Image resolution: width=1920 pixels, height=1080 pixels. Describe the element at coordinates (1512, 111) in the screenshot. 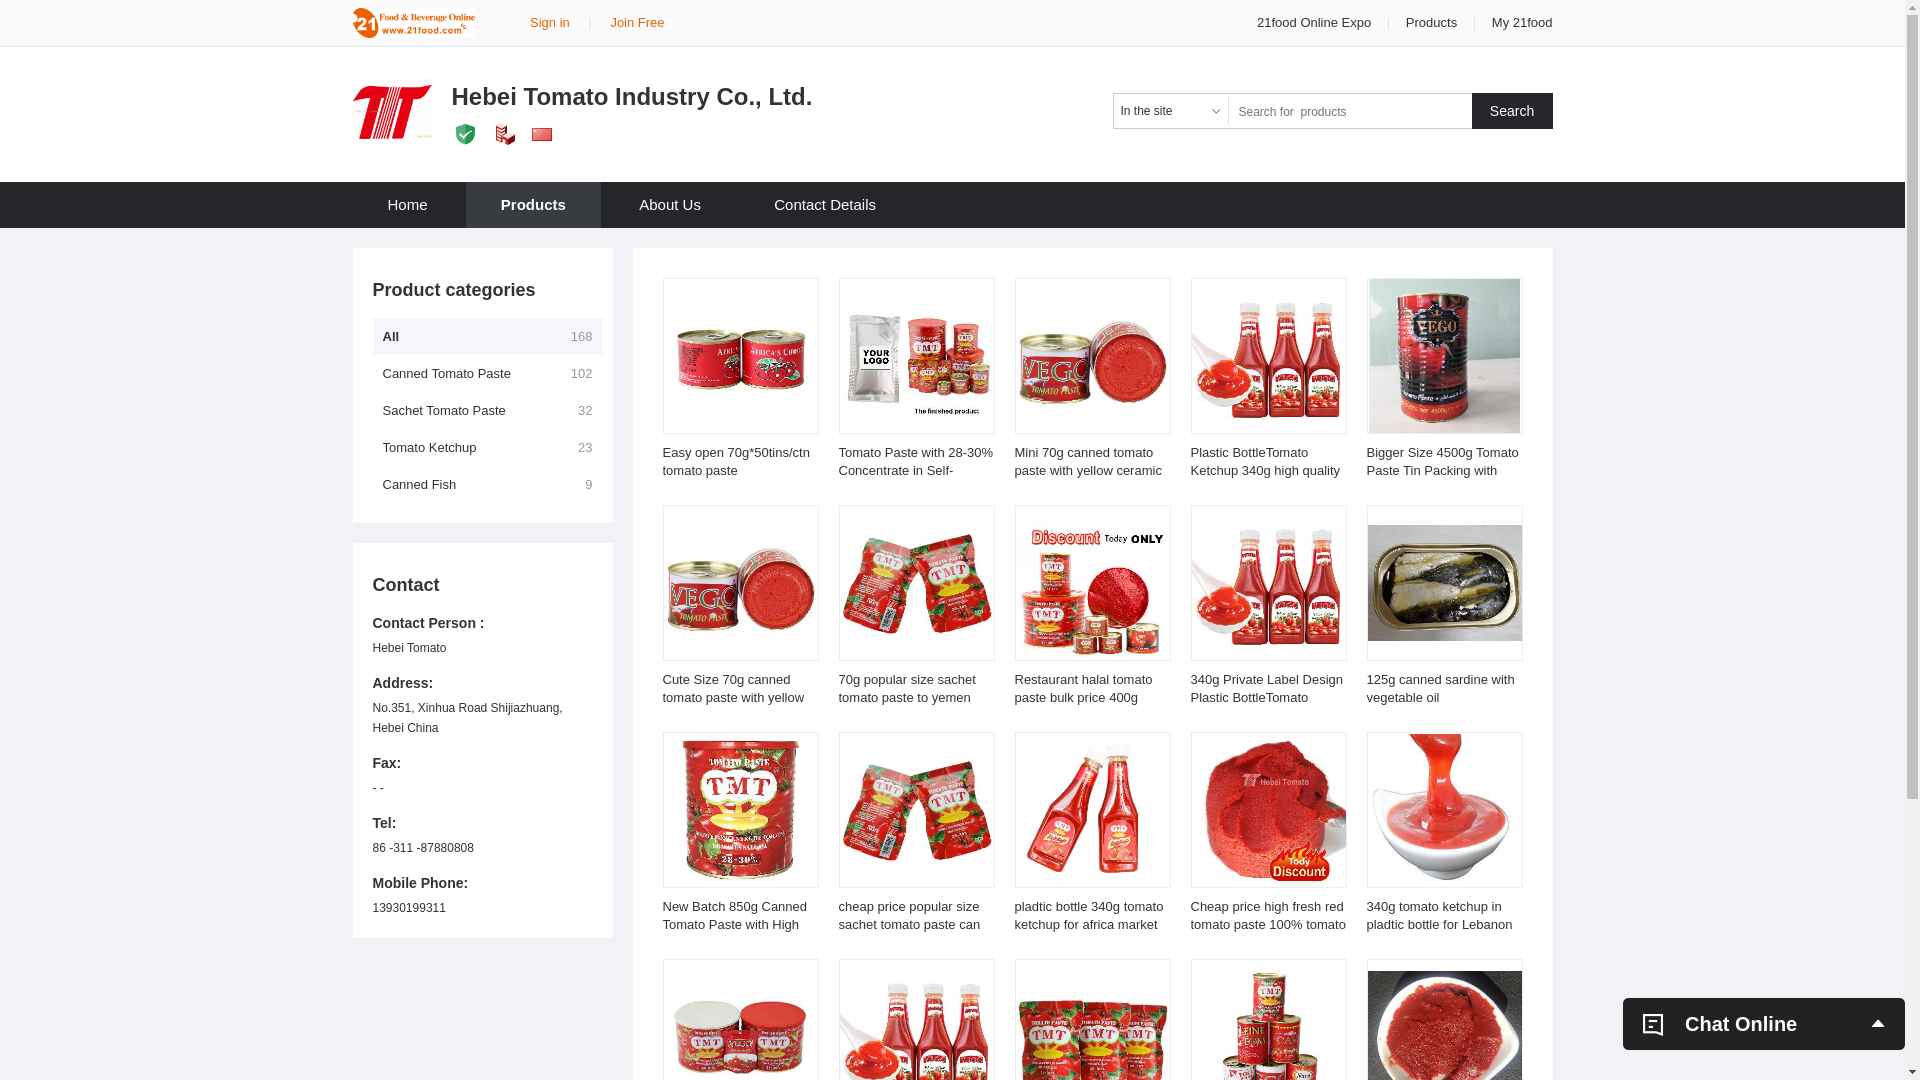

I see `'Search'` at that location.